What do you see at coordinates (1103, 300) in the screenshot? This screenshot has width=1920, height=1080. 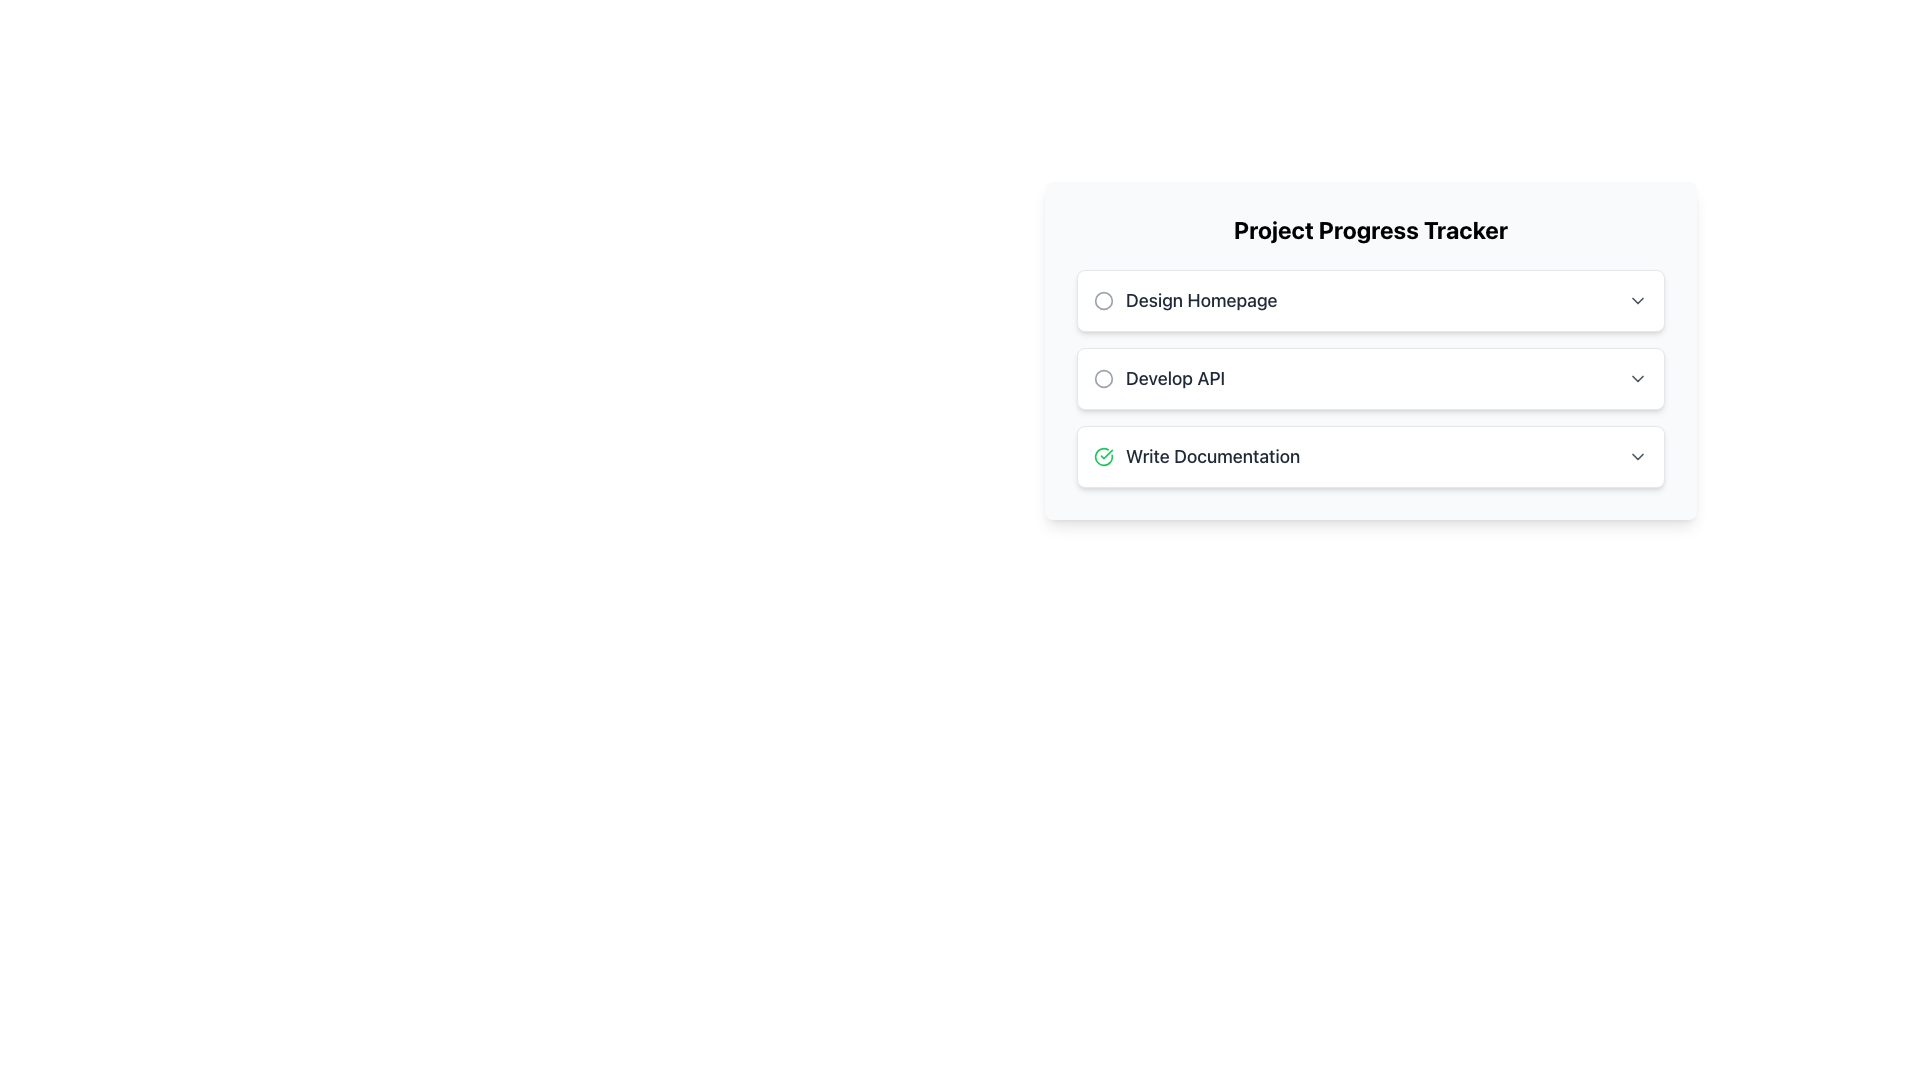 I see `the status icon for the task 'Design Homepage', located in the top-left corner of the first item in the task list` at bounding box center [1103, 300].